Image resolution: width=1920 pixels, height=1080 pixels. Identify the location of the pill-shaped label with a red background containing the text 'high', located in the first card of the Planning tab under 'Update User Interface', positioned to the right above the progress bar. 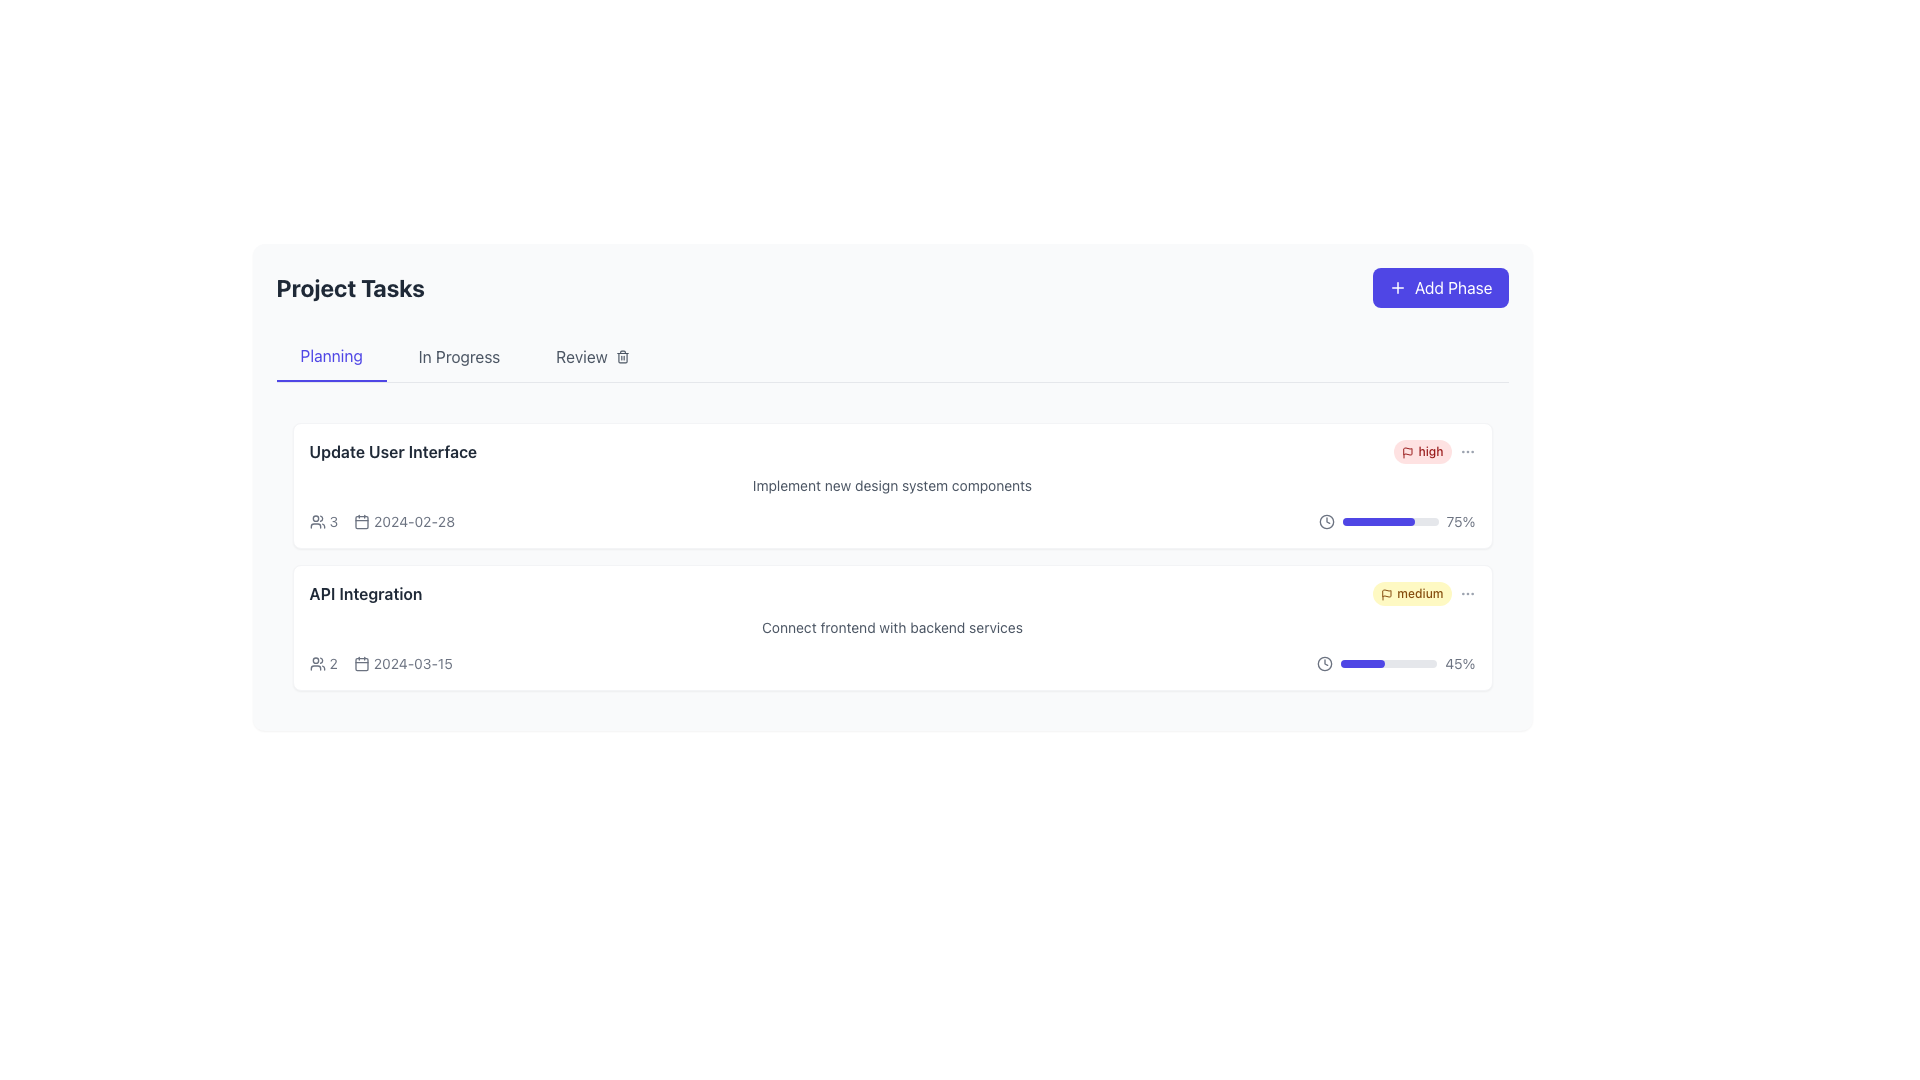
(1421, 451).